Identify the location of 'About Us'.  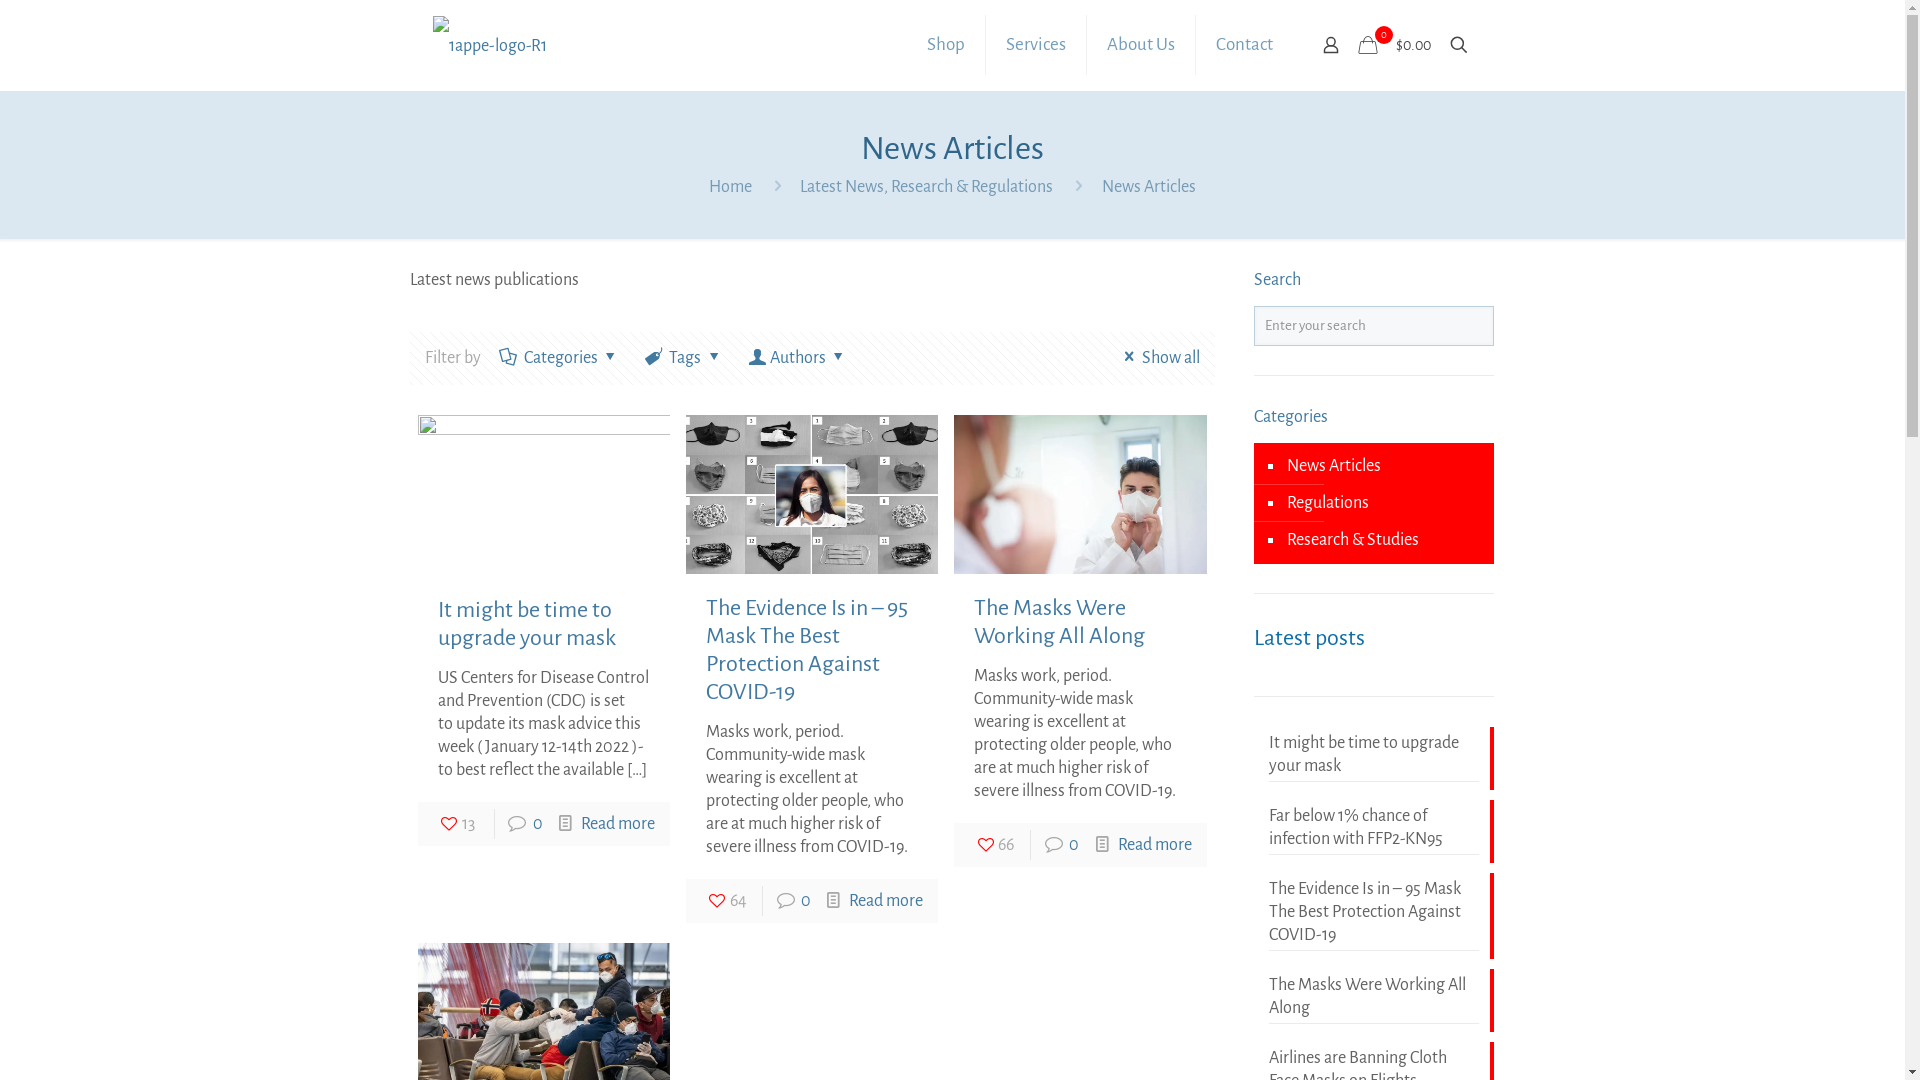
(1141, 45).